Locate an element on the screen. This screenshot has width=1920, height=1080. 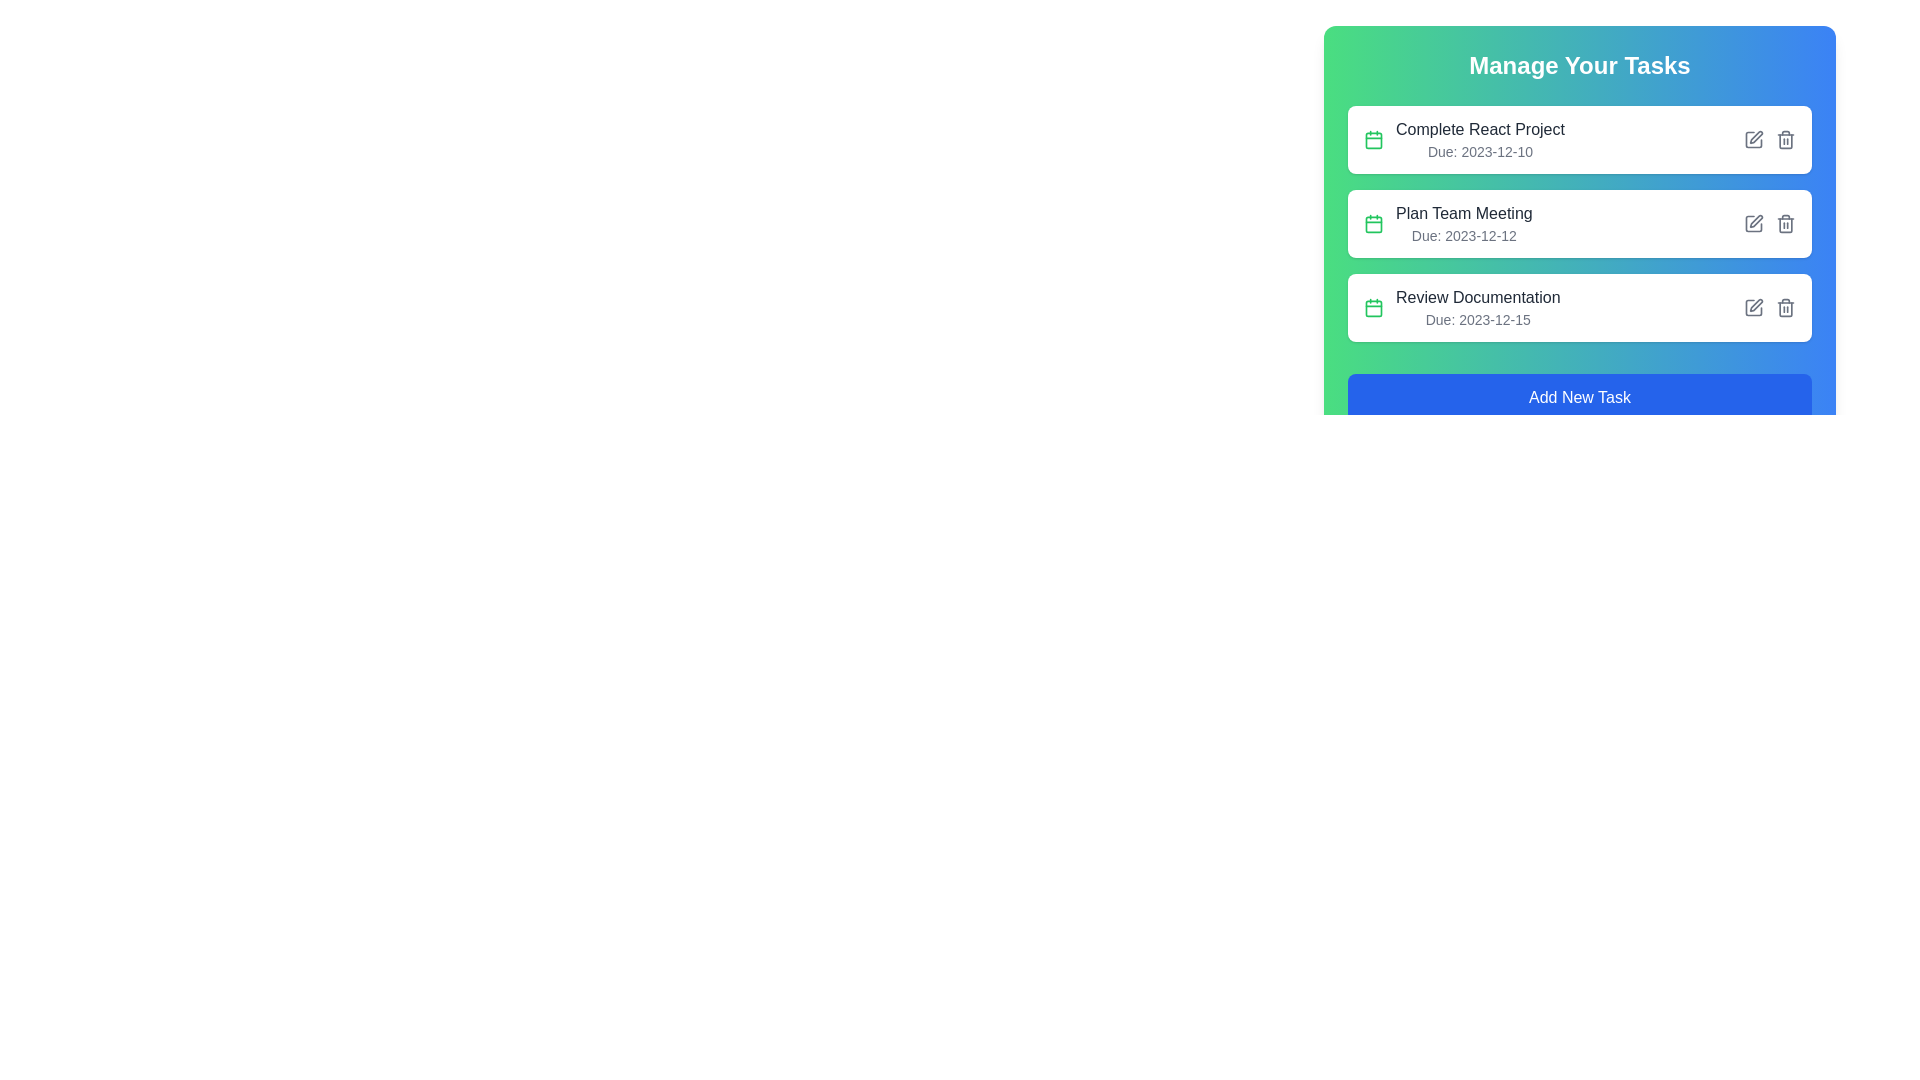
the static text label displaying 'Review Documentation', which is part of the third task entry under 'Manage Your Tasks' is located at coordinates (1478, 297).